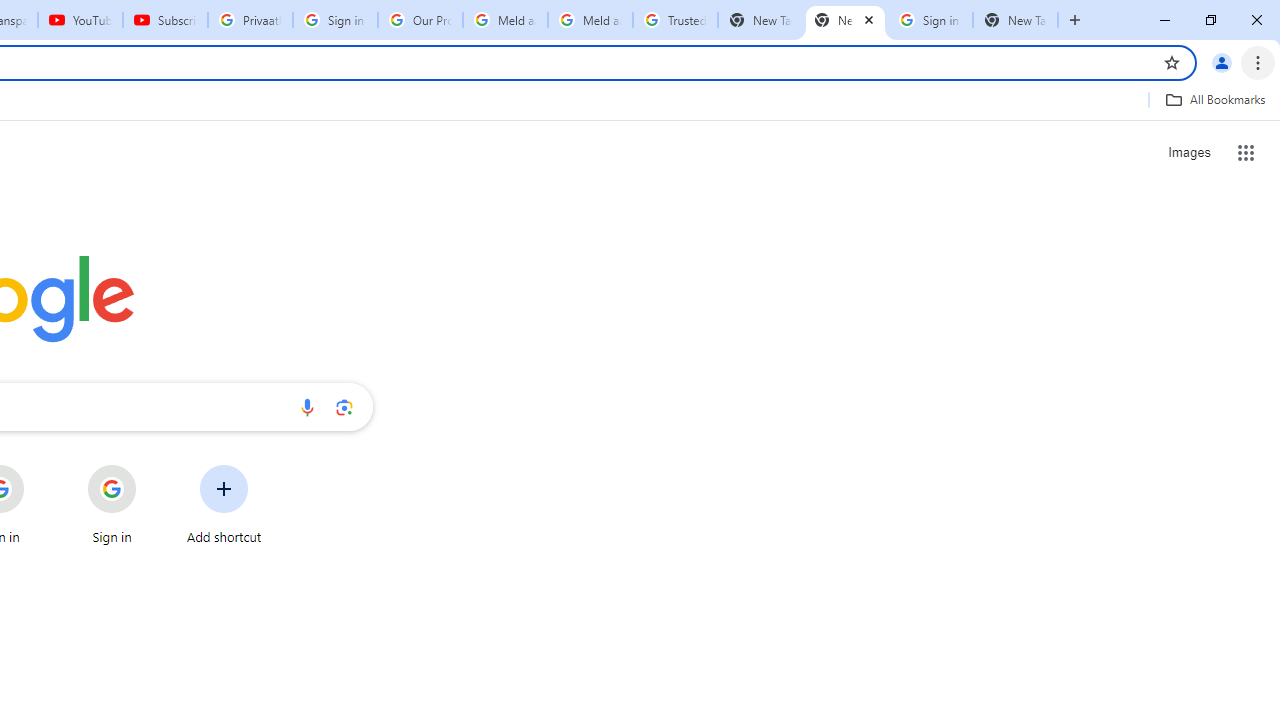 The height and width of the screenshot is (720, 1280). I want to click on 'More actions for Sign in shortcut', so click(151, 466).